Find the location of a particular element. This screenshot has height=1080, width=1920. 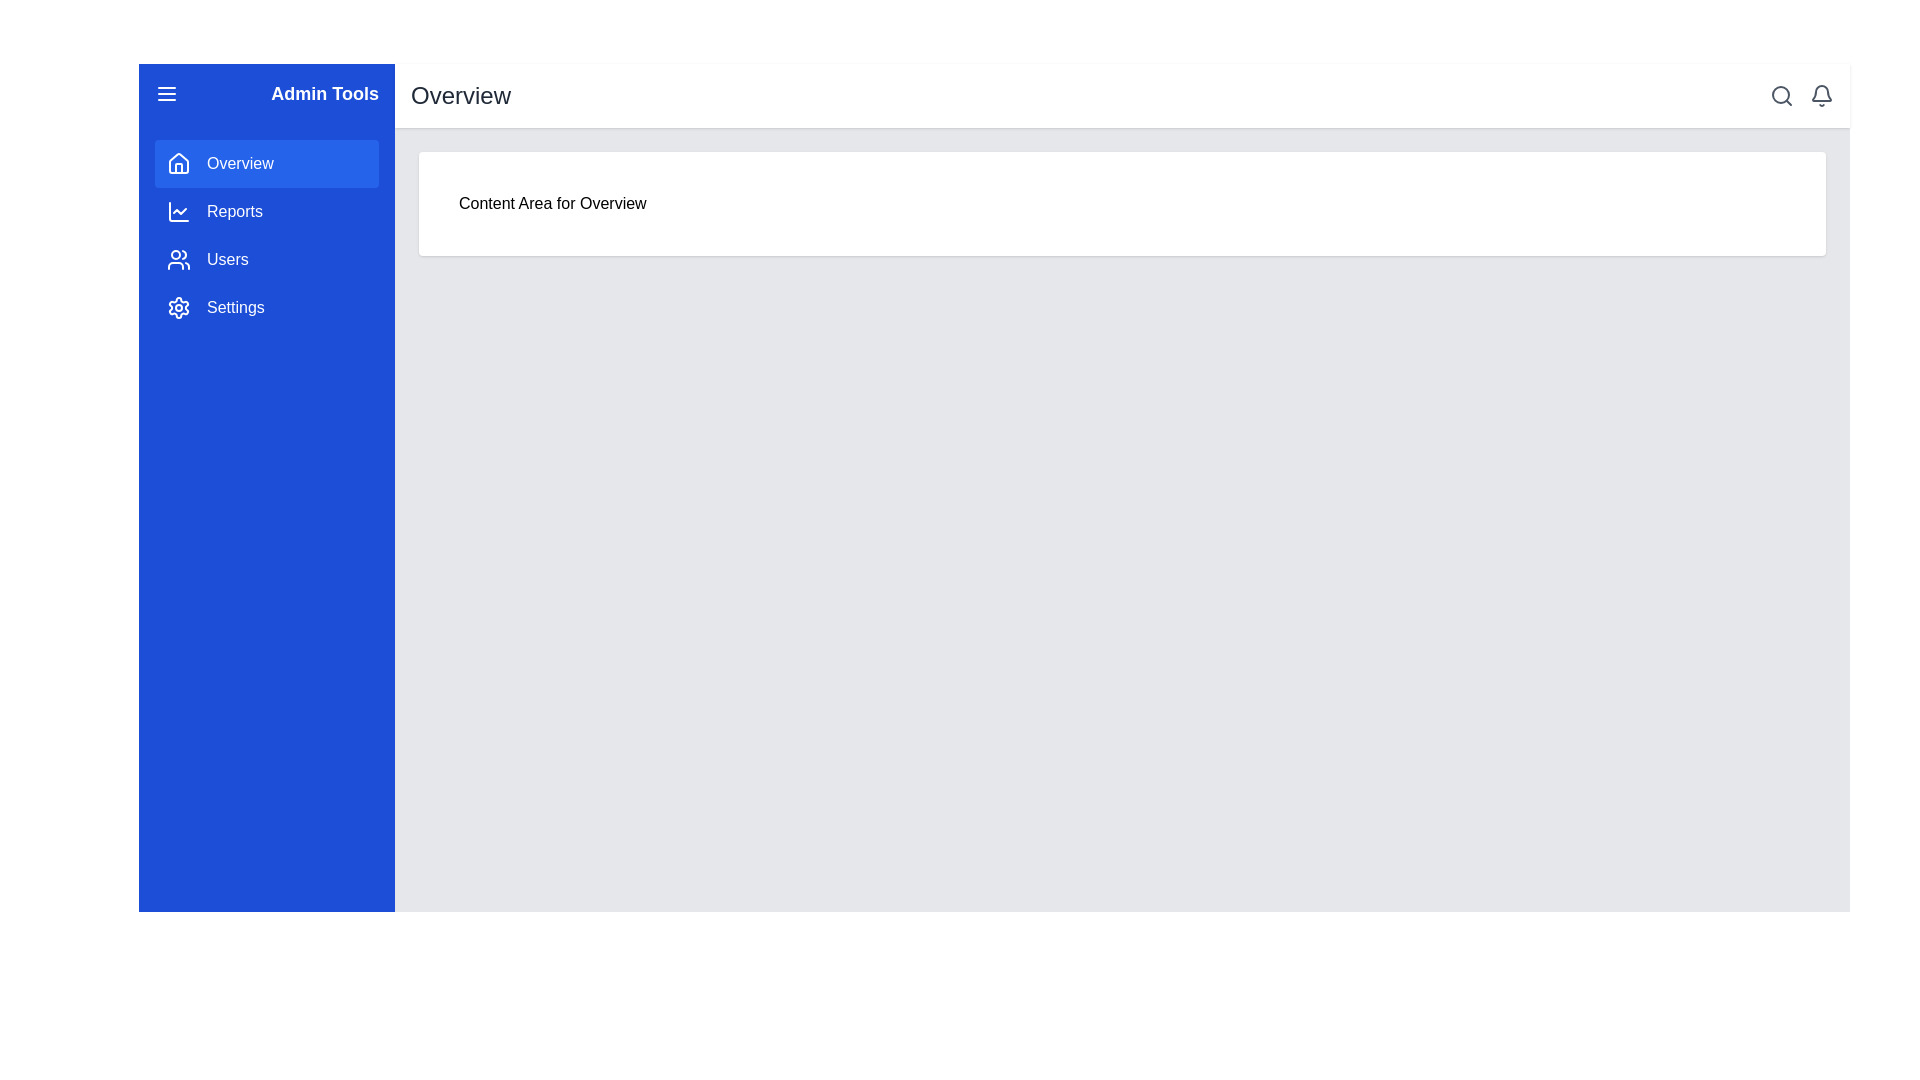

the bell icon in the top right corner of the header bar is located at coordinates (1801, 96).